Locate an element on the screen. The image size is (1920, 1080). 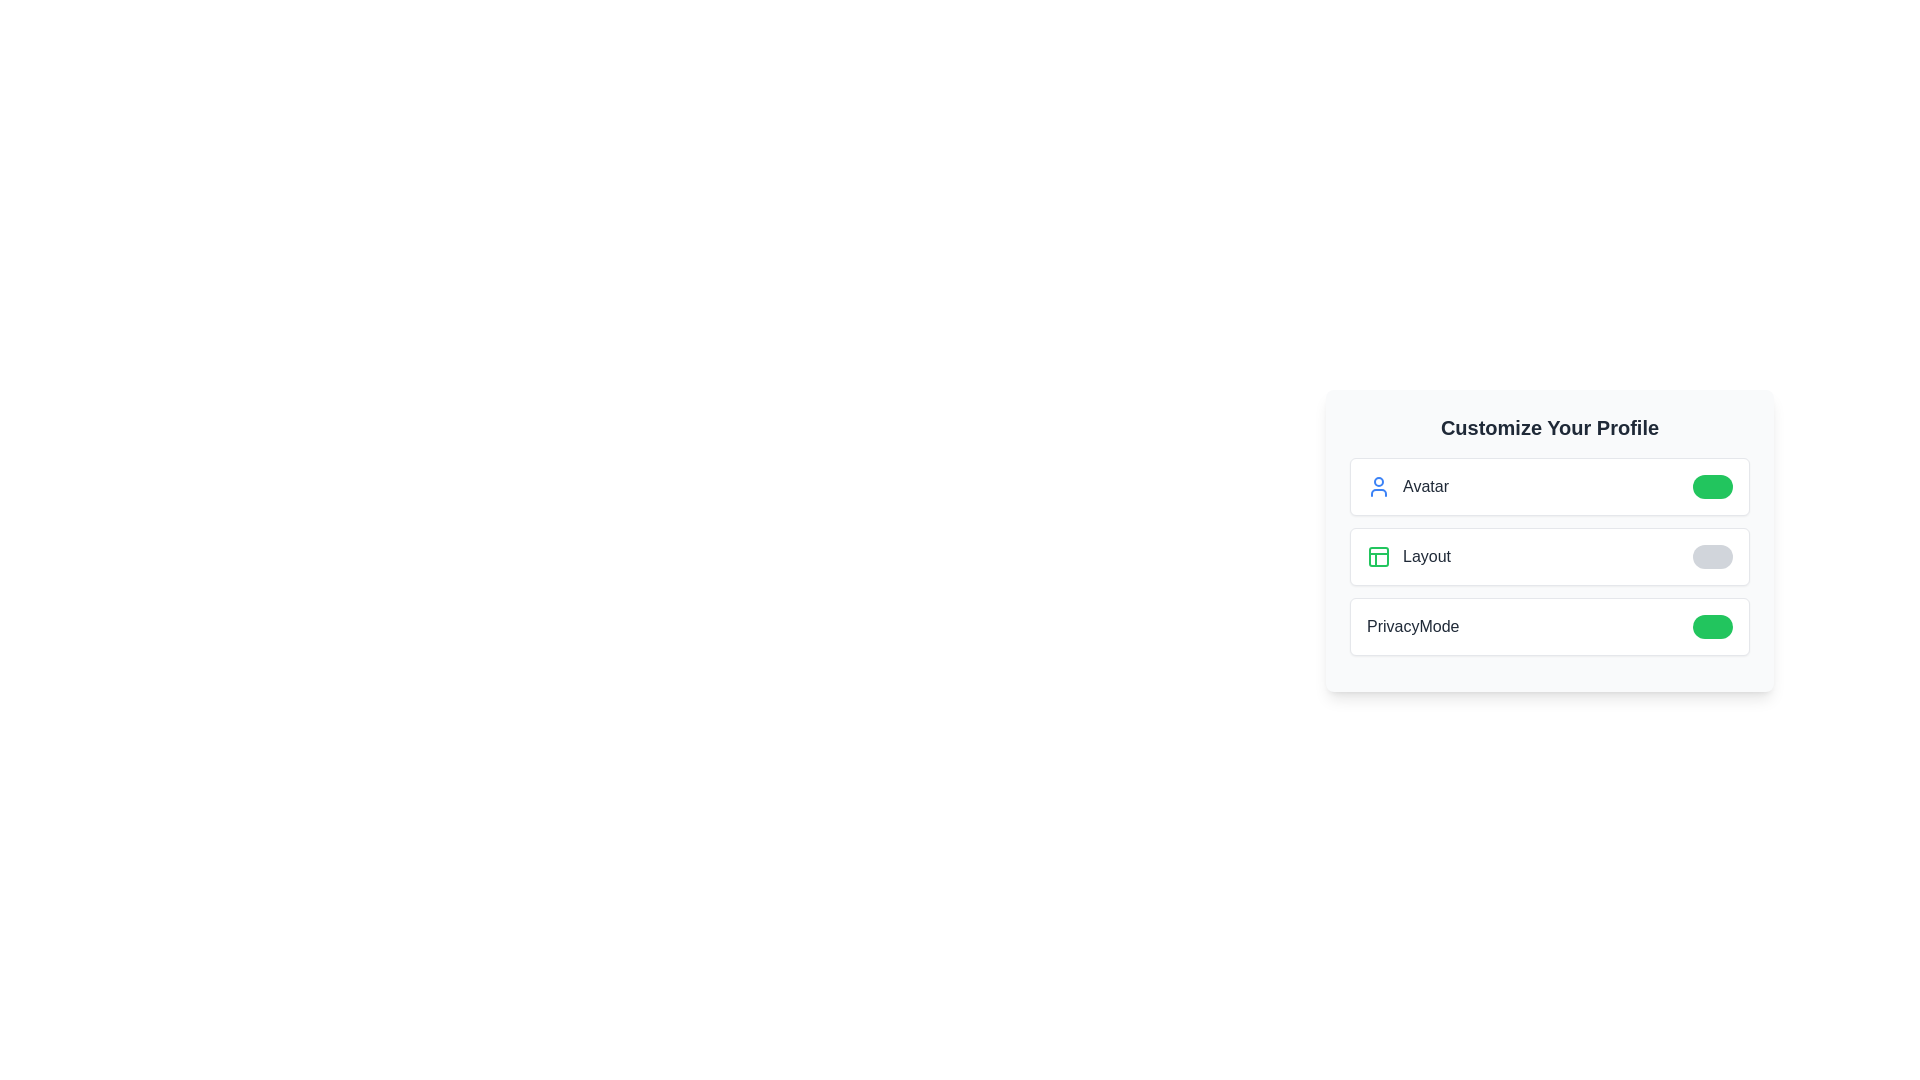
the icon representing the feature PrivacyMode is located at coordinates (1712, 626).